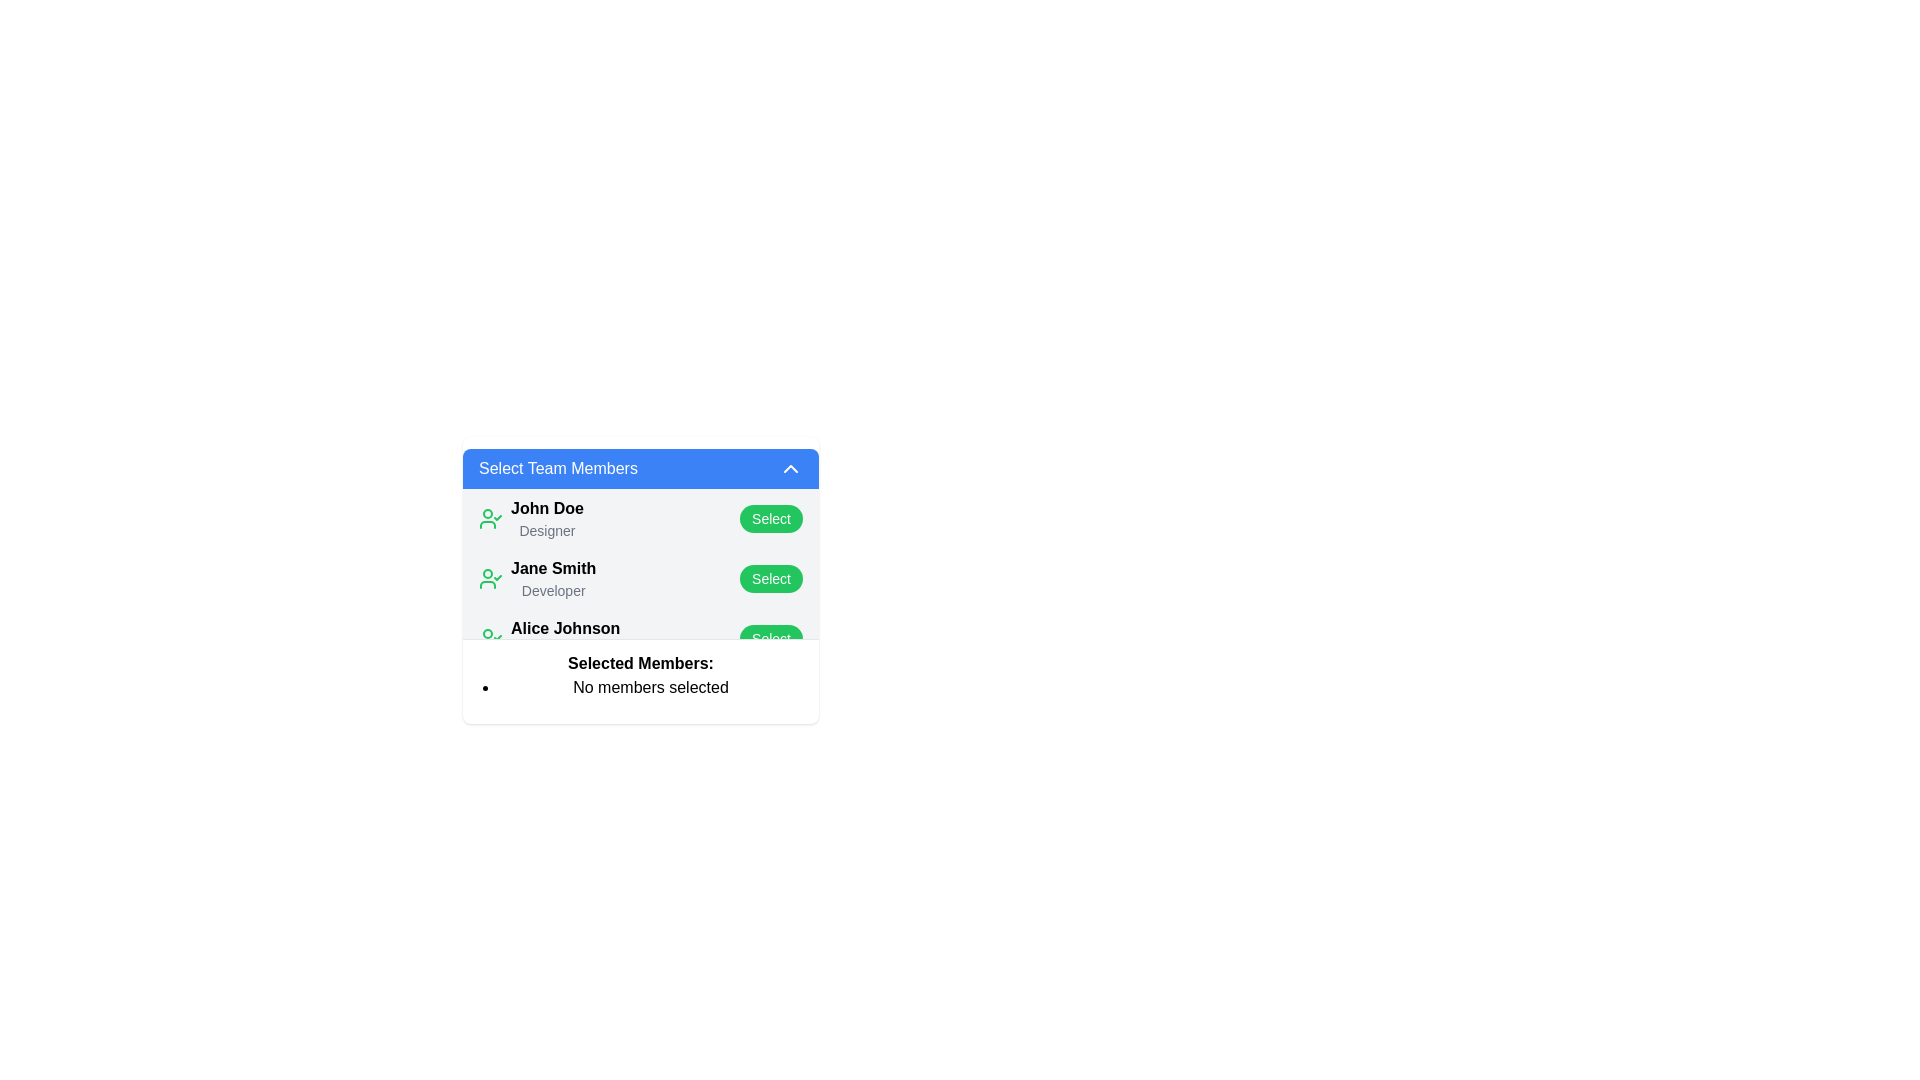  What do you see at coordinates (547, 518) in the screenshot?
I see `the content of the Text Label displaying 'John Doe' and 'Designer', which is the first entry in the 'Select Team Members' list, located near the top of the interface` at bounding box center [547, 518].